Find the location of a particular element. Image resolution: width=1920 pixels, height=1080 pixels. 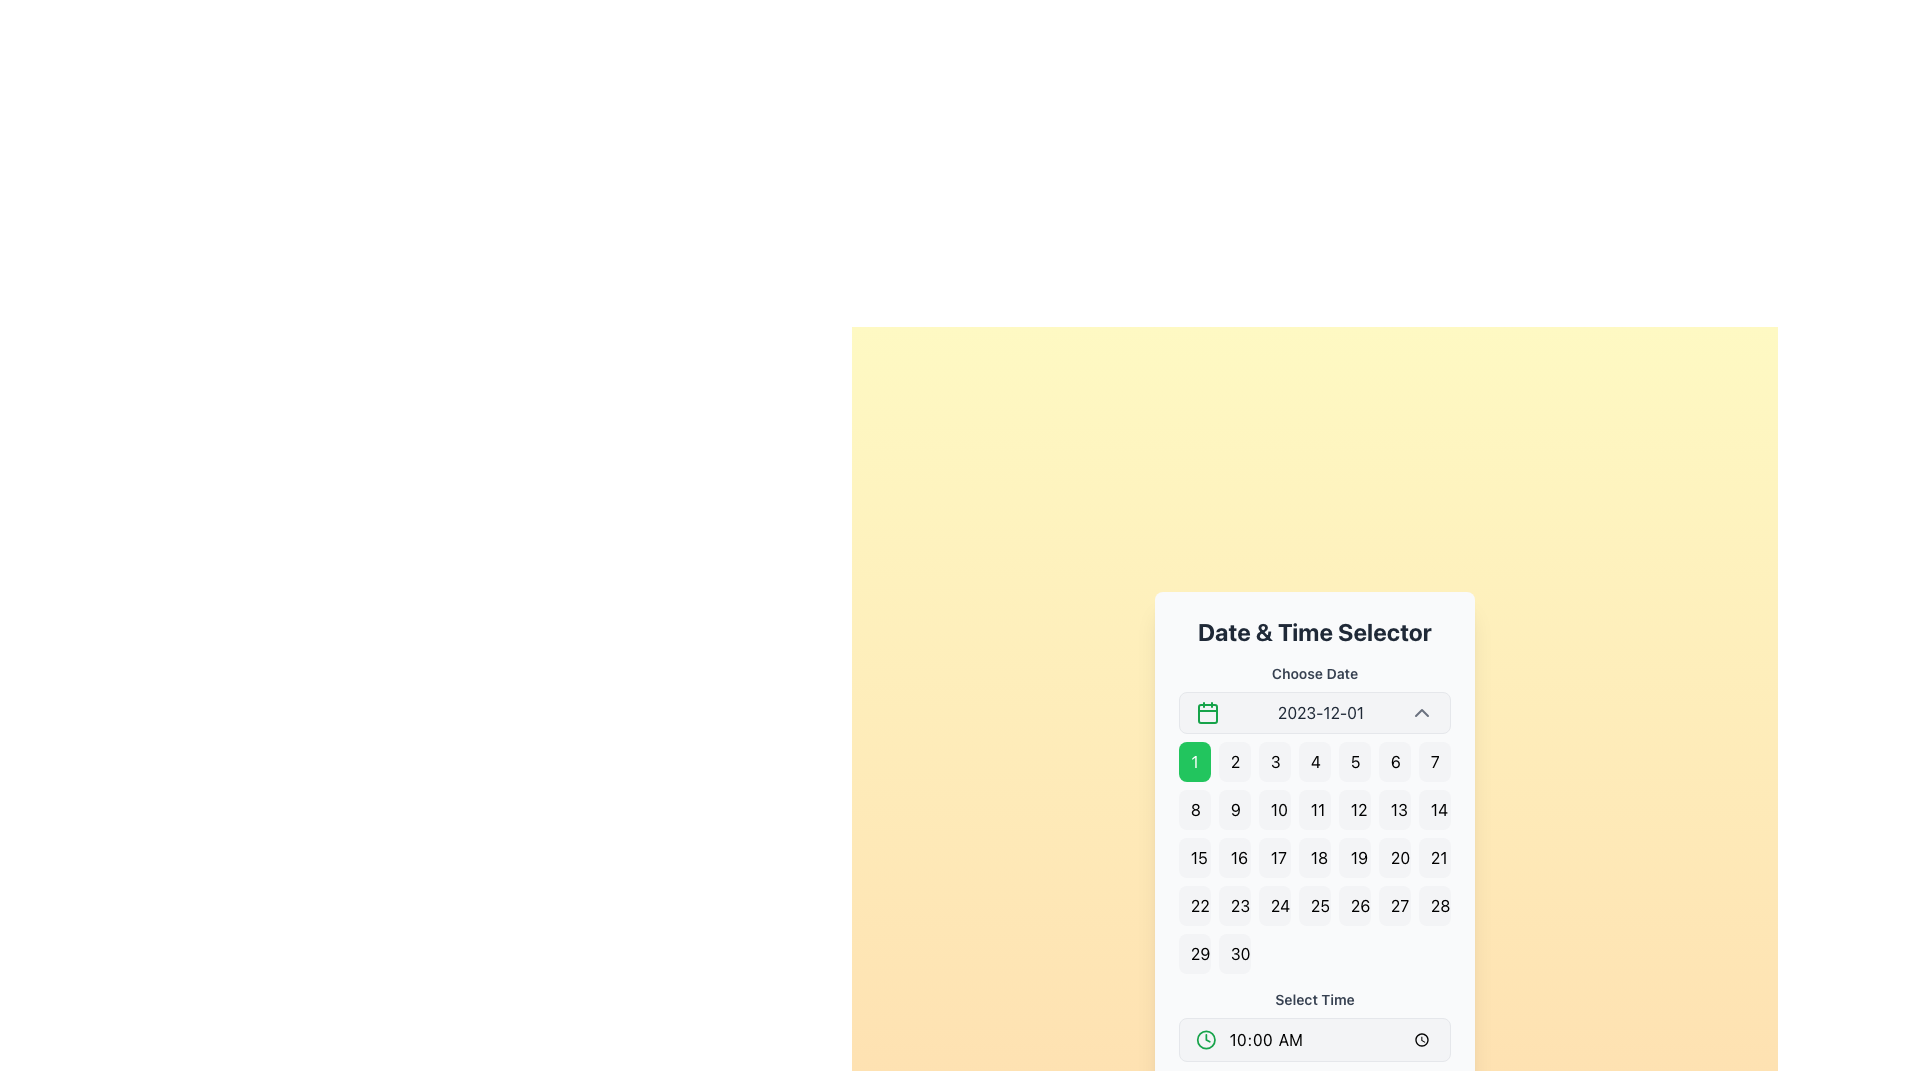

the button representing the date '10' in the calendar located in the second row, third column under the 'Choose Date' header is located at coordinates (1274, 810).